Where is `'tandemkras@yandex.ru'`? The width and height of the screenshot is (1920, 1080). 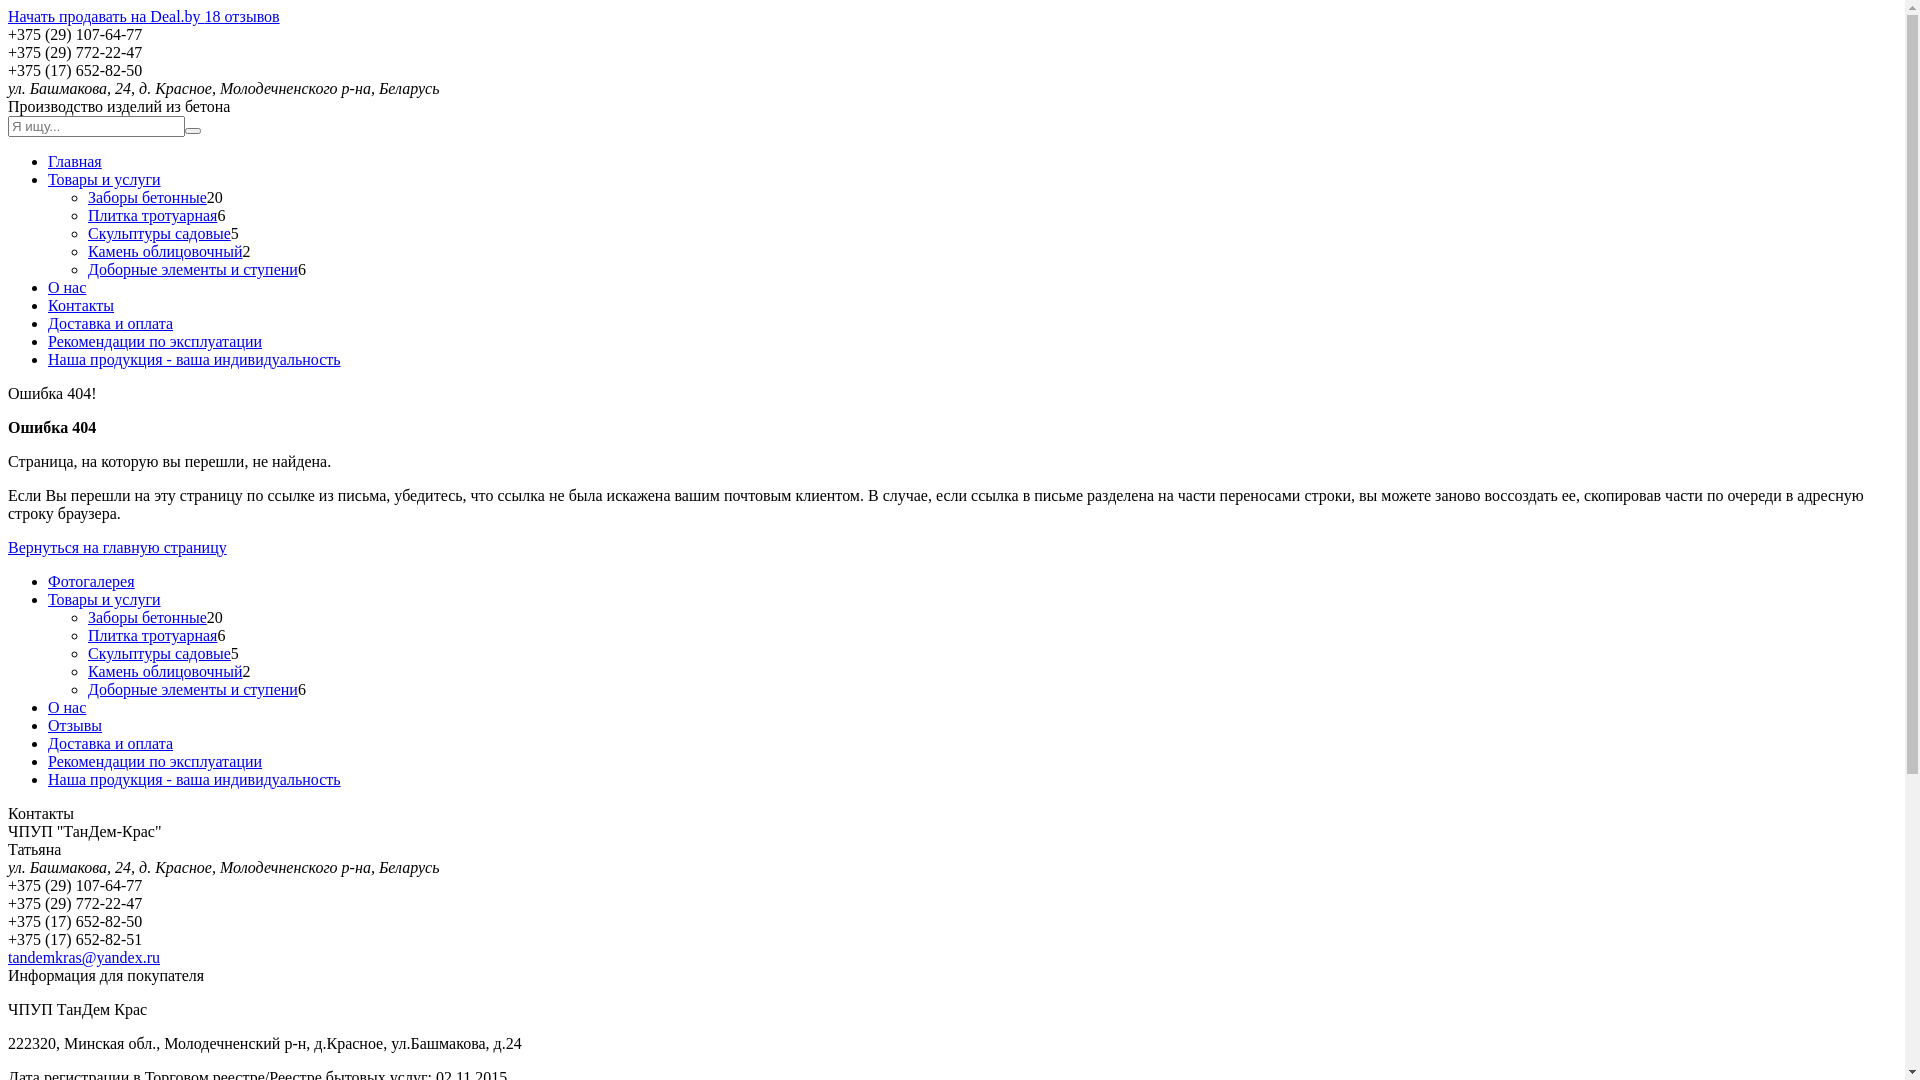 'tandemkras@yandex.ru' is located at coordinates (8, 956).